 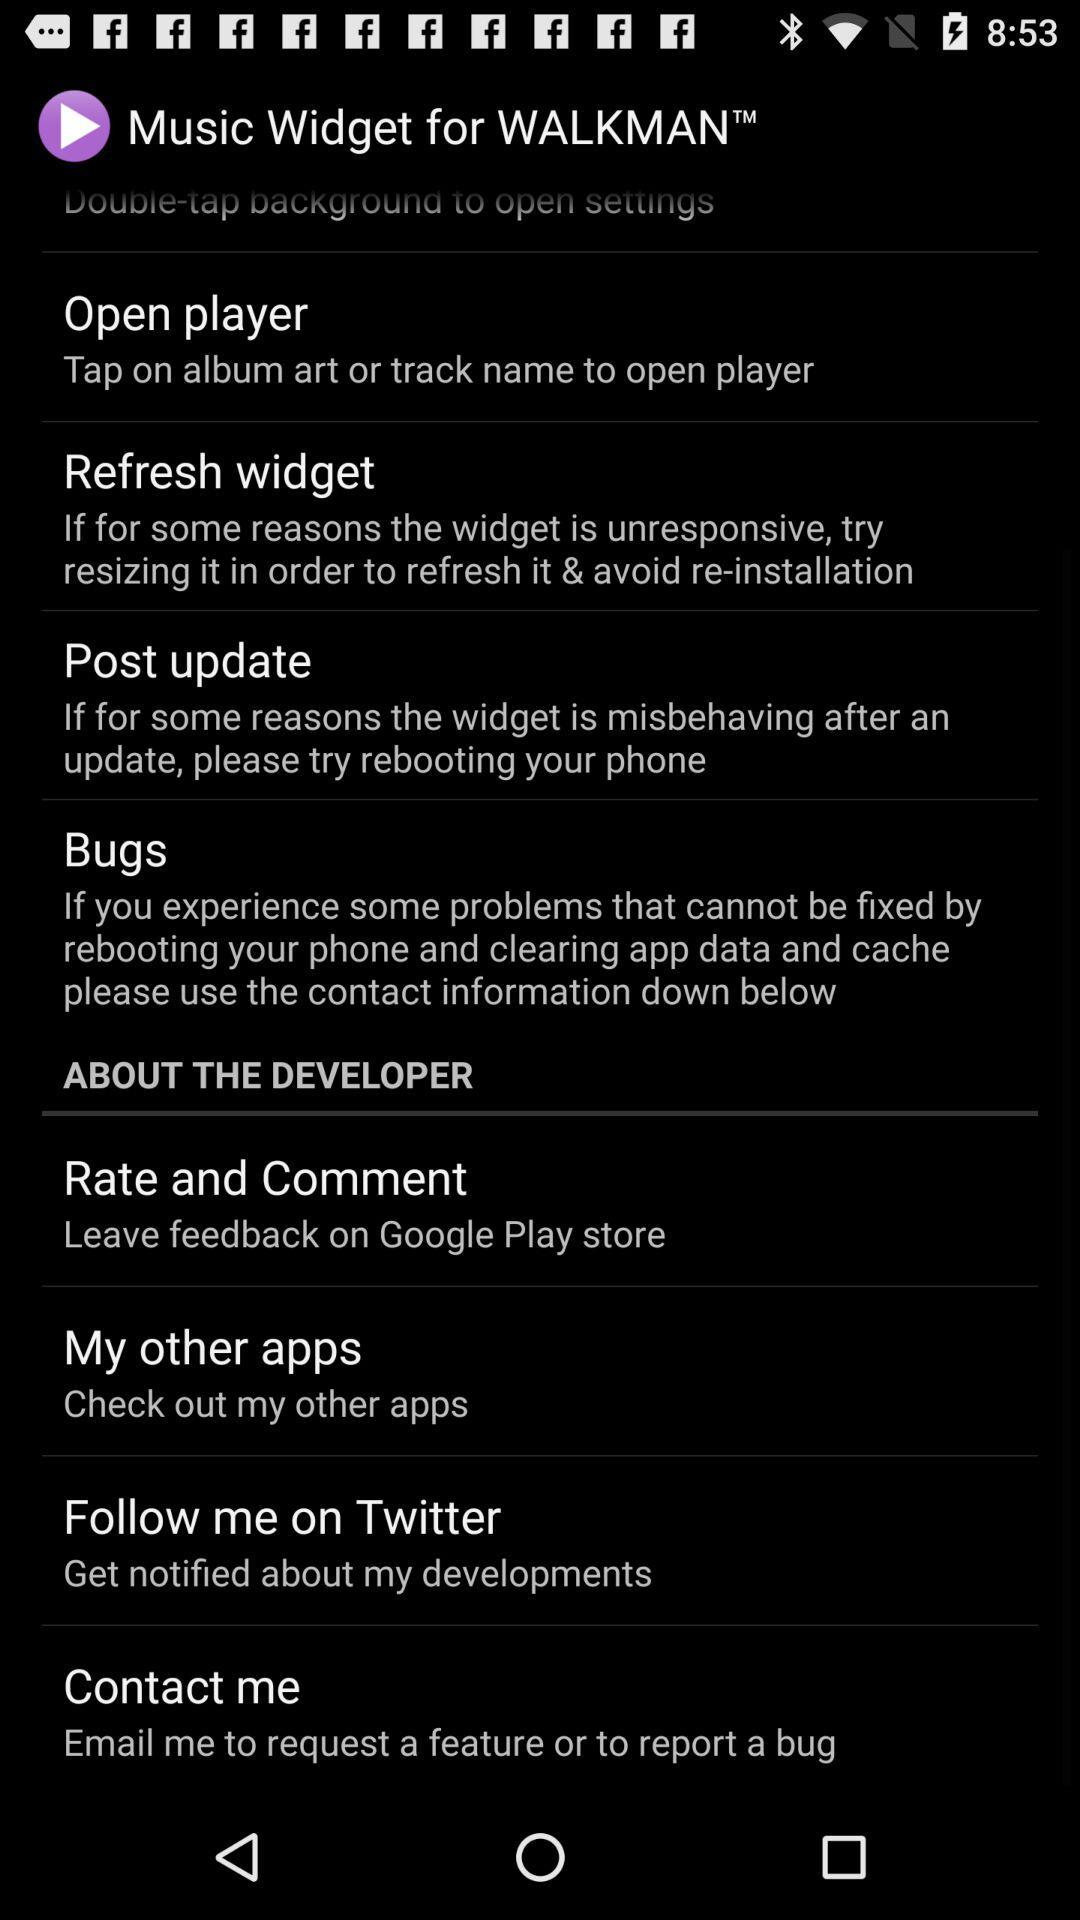 I want to click on icon above my other apps app, so click(x=364, y=1232).